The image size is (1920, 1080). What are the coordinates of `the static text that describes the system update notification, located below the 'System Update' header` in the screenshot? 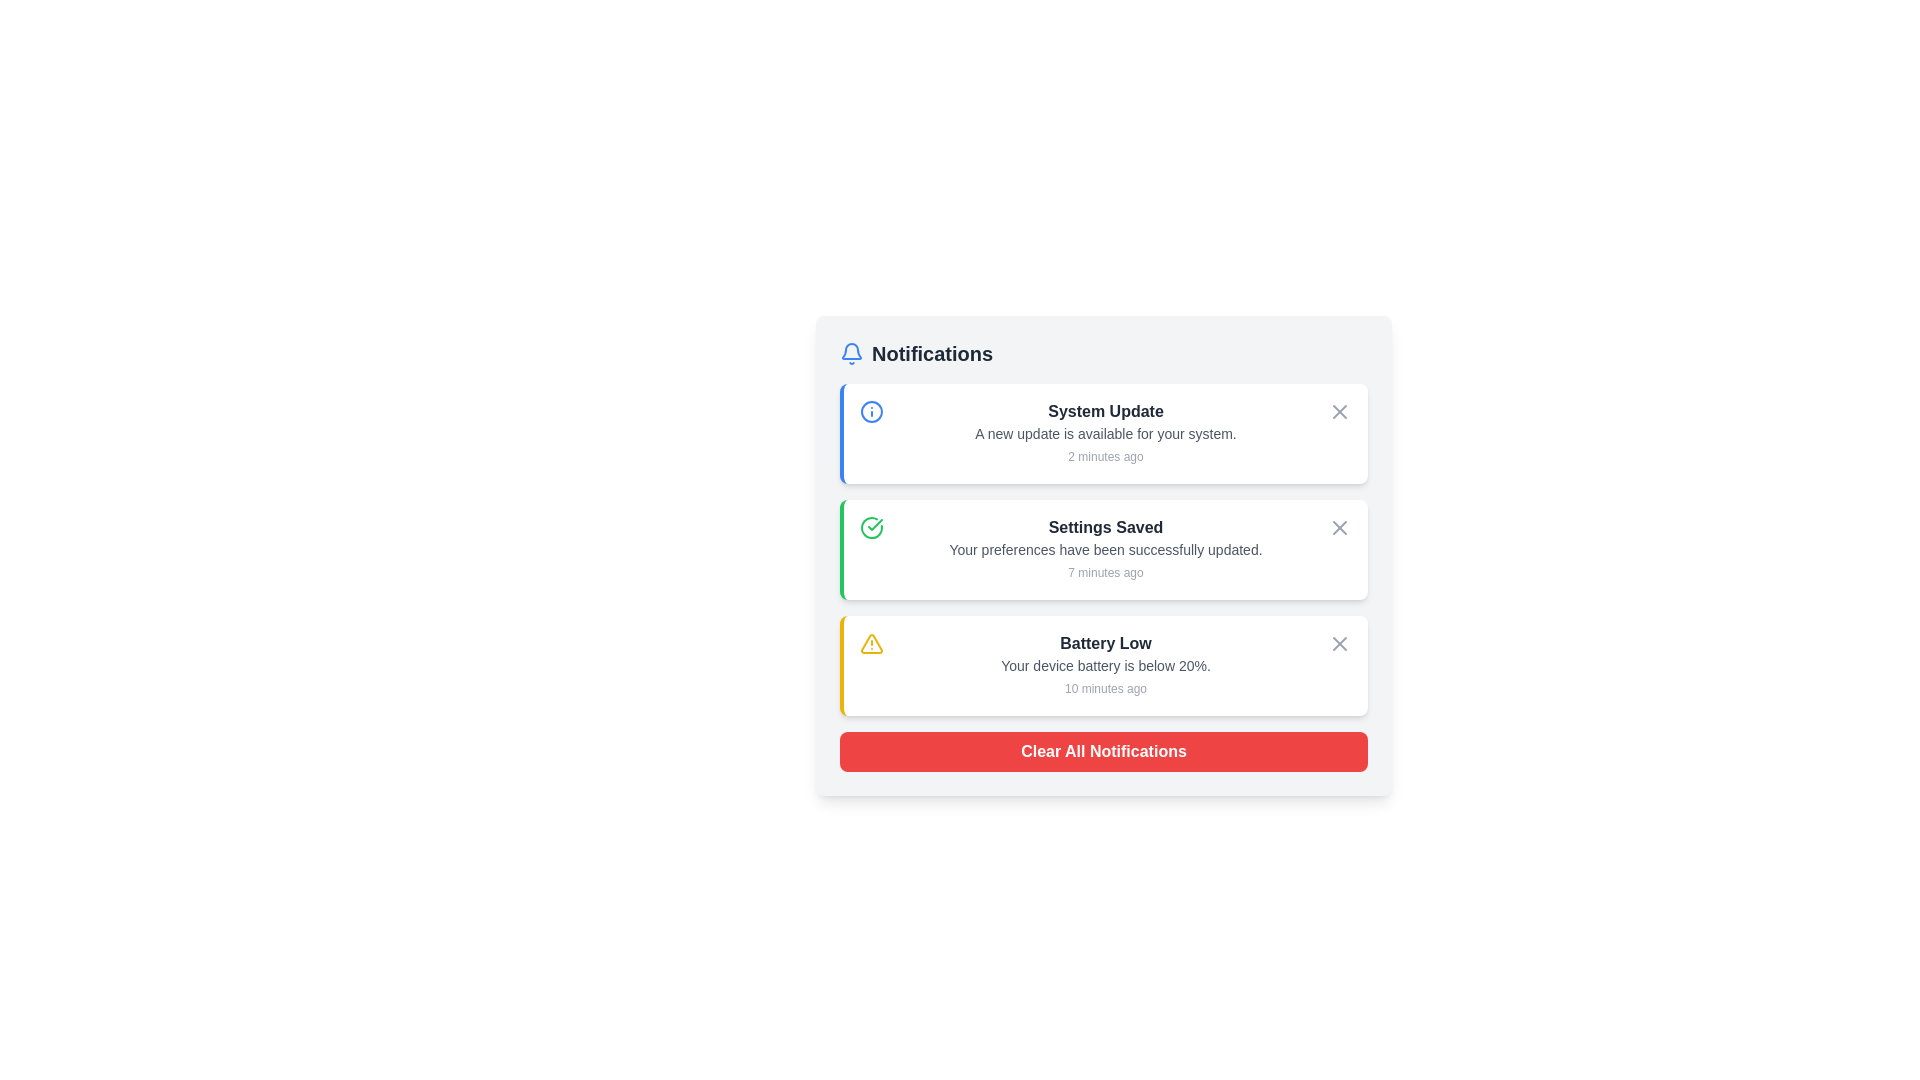 It's located at (1104, 433).